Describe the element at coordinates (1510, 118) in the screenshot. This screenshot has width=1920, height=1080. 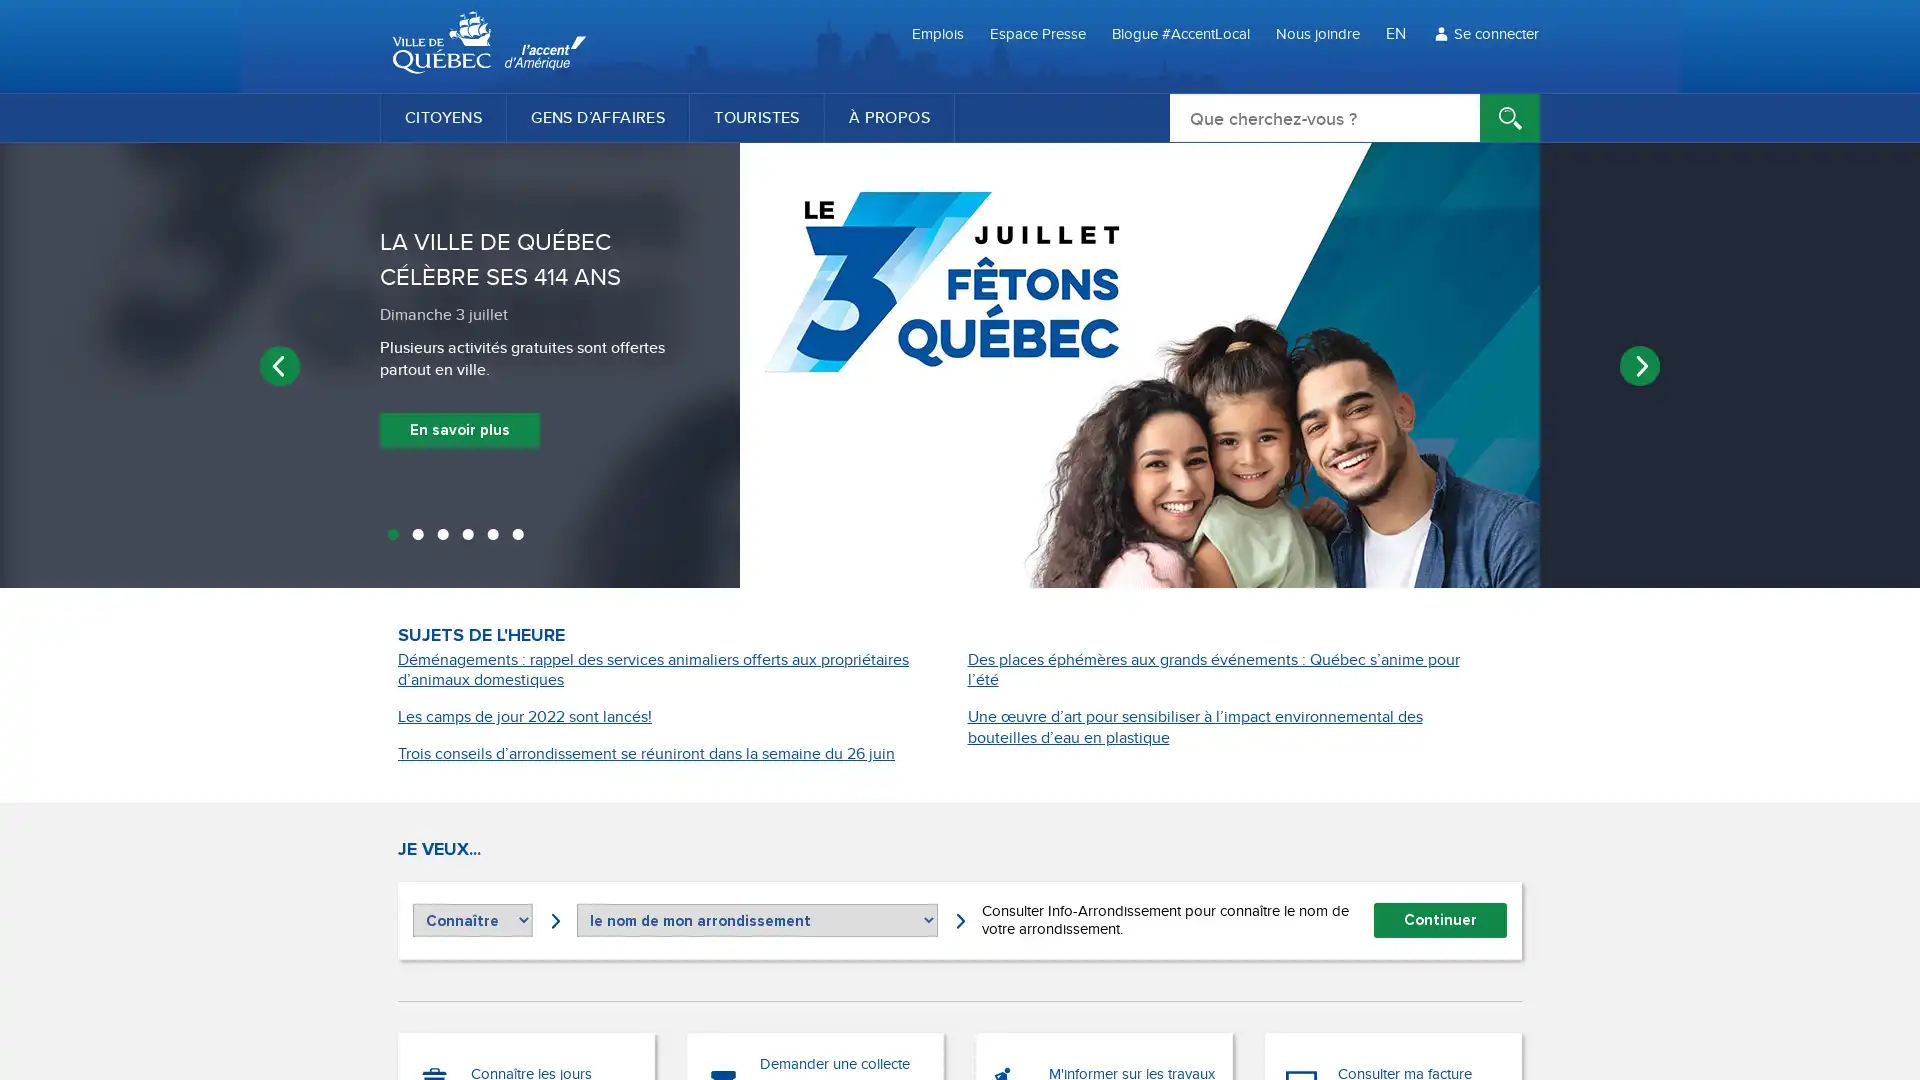
I see `Rechercher` at that location.